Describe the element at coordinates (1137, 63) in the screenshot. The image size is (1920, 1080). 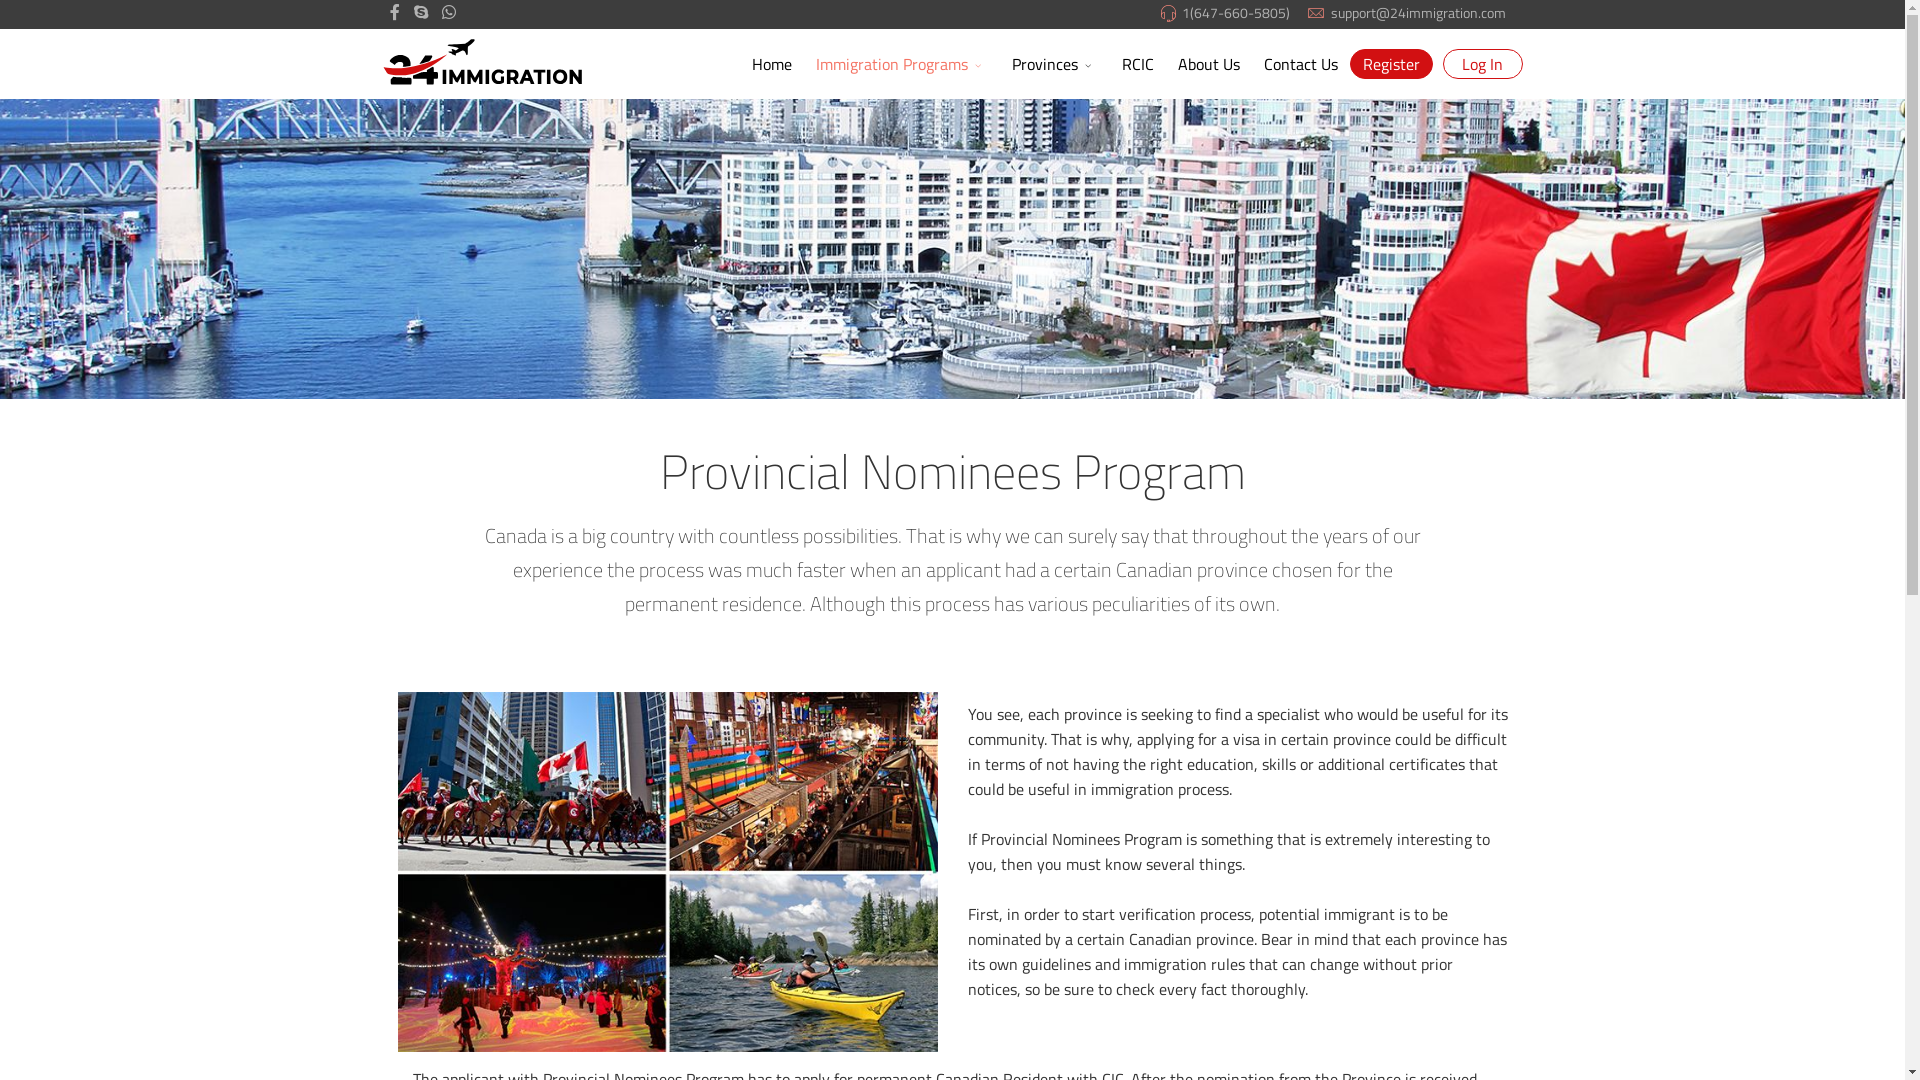
I see `'RCIC'` at that location.